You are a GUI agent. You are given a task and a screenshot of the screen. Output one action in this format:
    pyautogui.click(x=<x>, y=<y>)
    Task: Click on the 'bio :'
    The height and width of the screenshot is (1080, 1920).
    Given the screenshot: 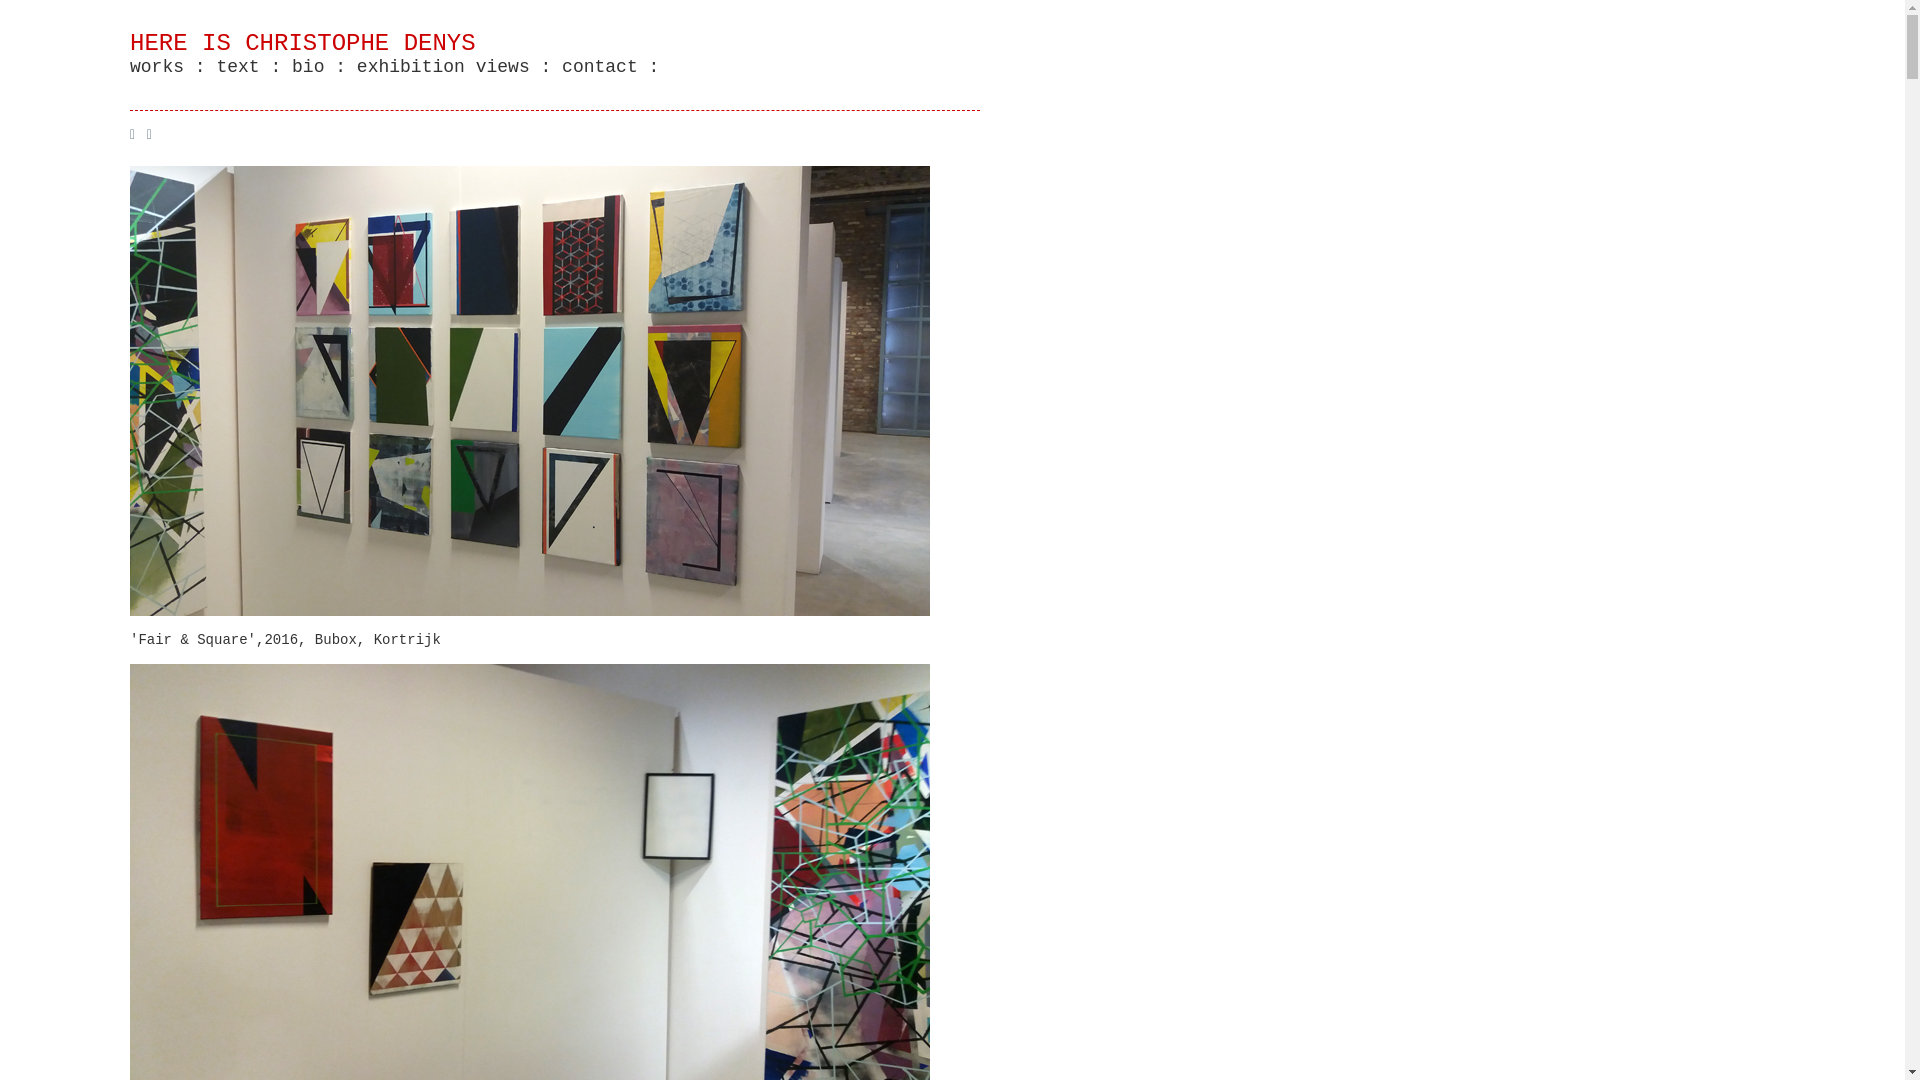 What is the action you would take?
    pyautogui.click(x=312, y=65)
    